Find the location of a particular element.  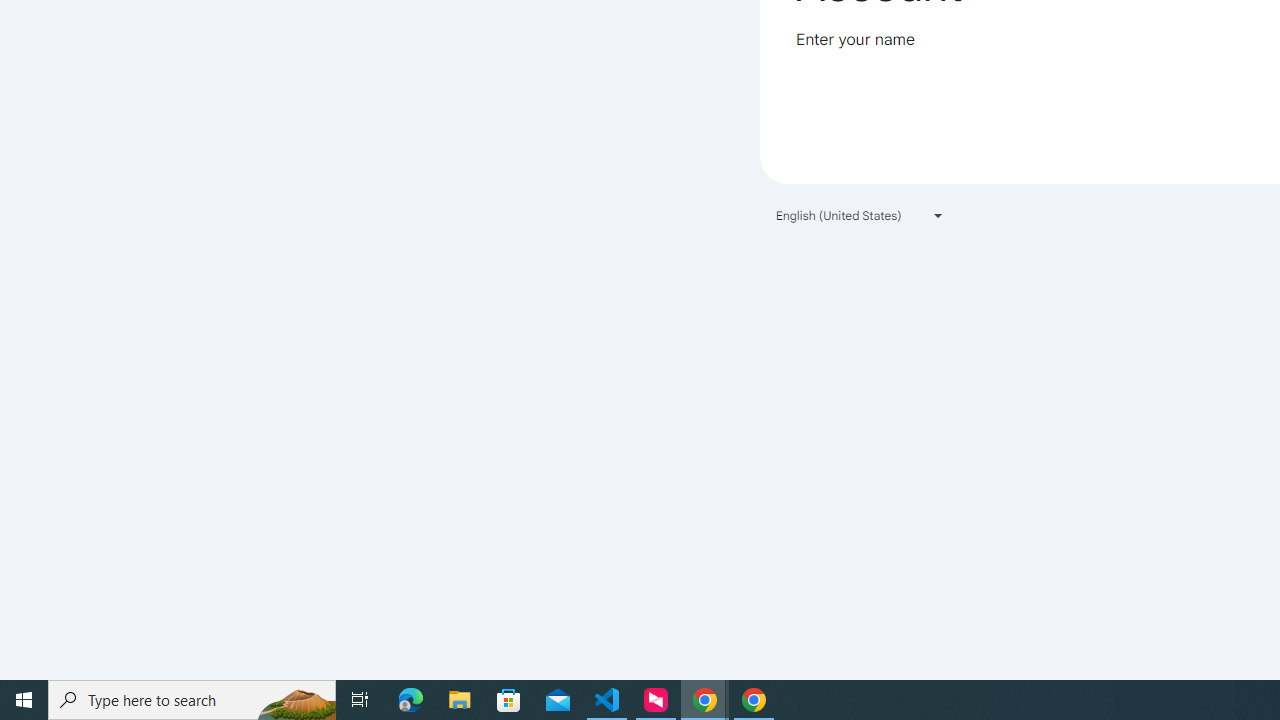

'English (United States)' is located at coordinates (860, 215).